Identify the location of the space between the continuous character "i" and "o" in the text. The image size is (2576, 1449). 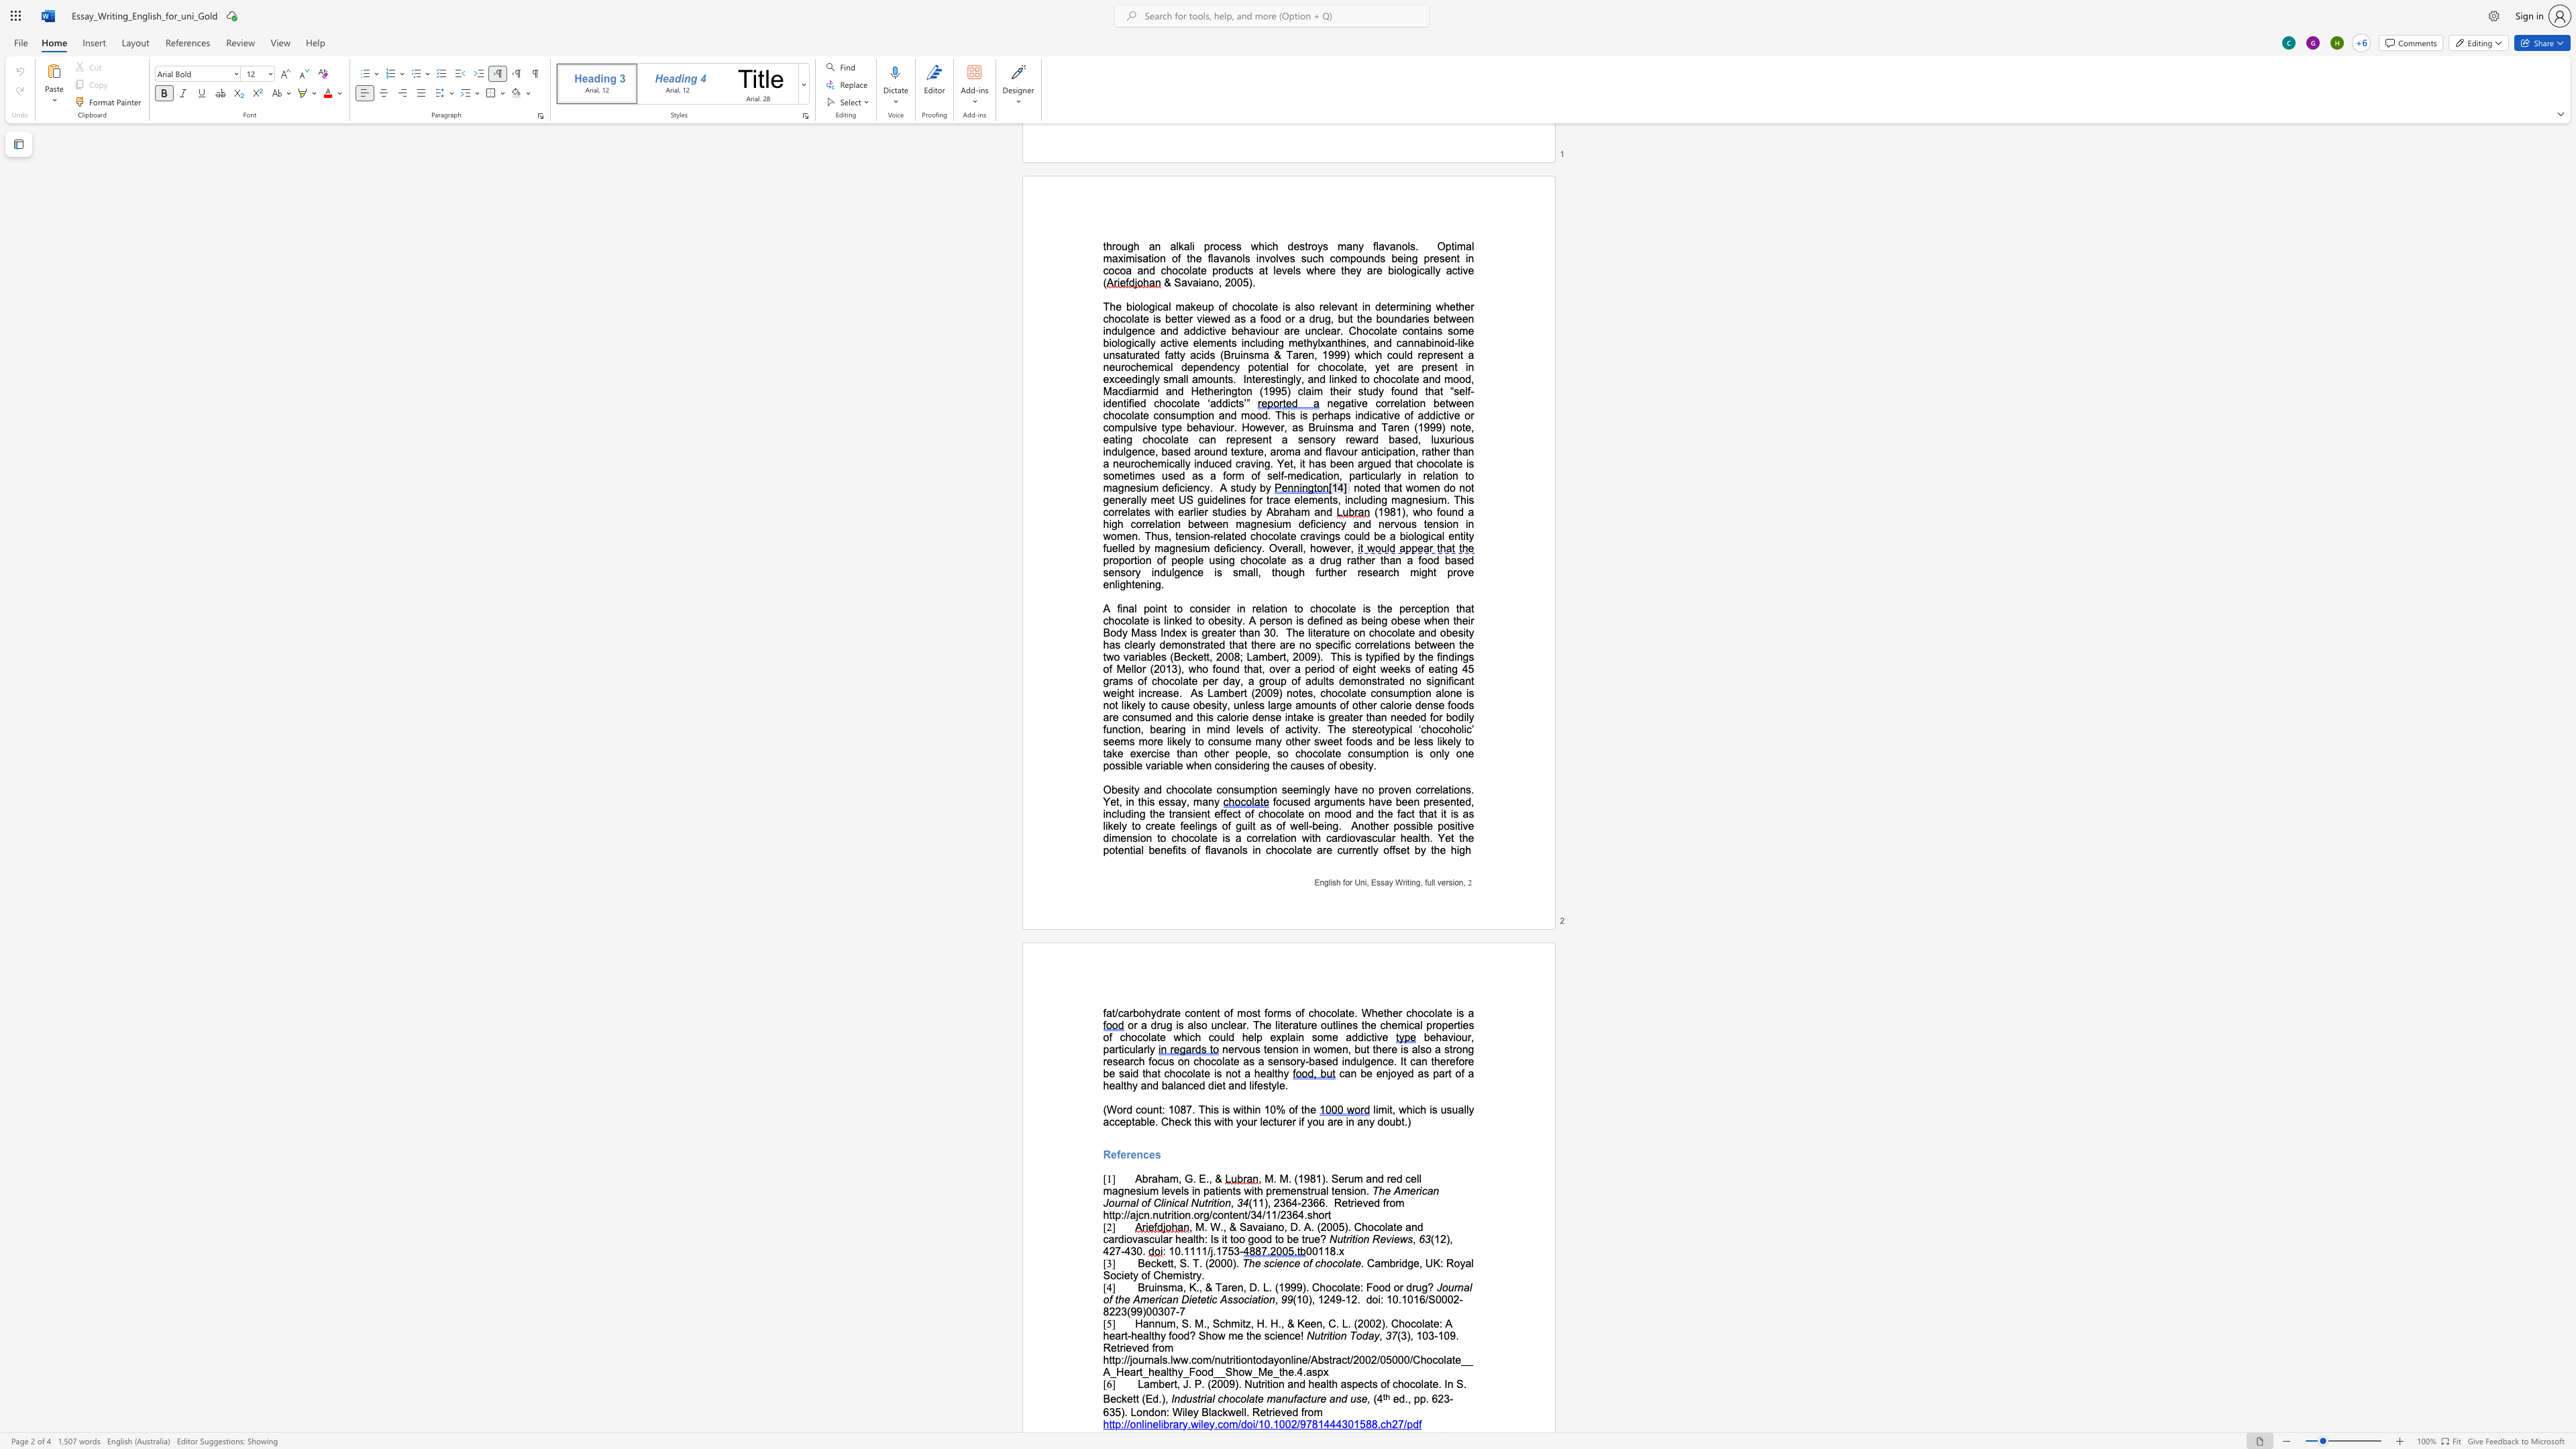
(1179, 1215).